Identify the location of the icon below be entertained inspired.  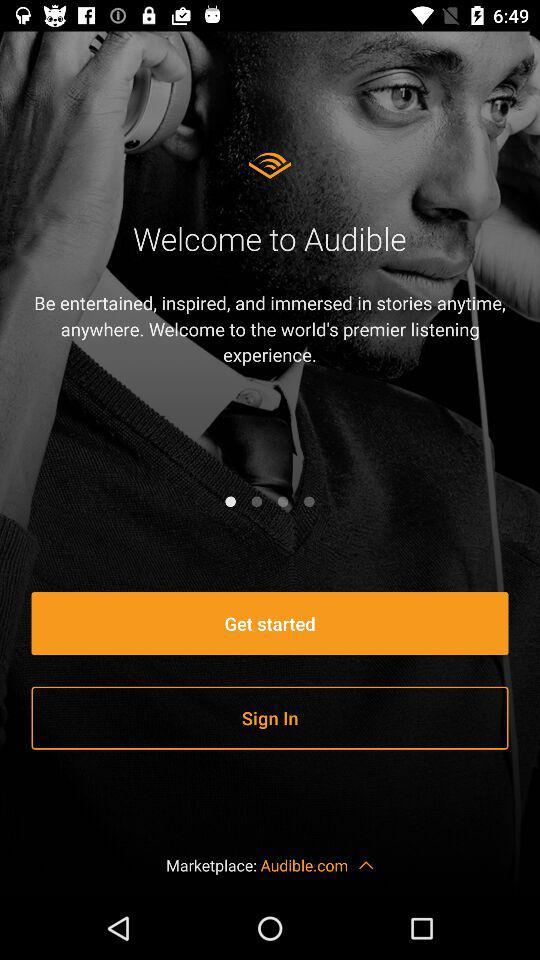
(282, 500).